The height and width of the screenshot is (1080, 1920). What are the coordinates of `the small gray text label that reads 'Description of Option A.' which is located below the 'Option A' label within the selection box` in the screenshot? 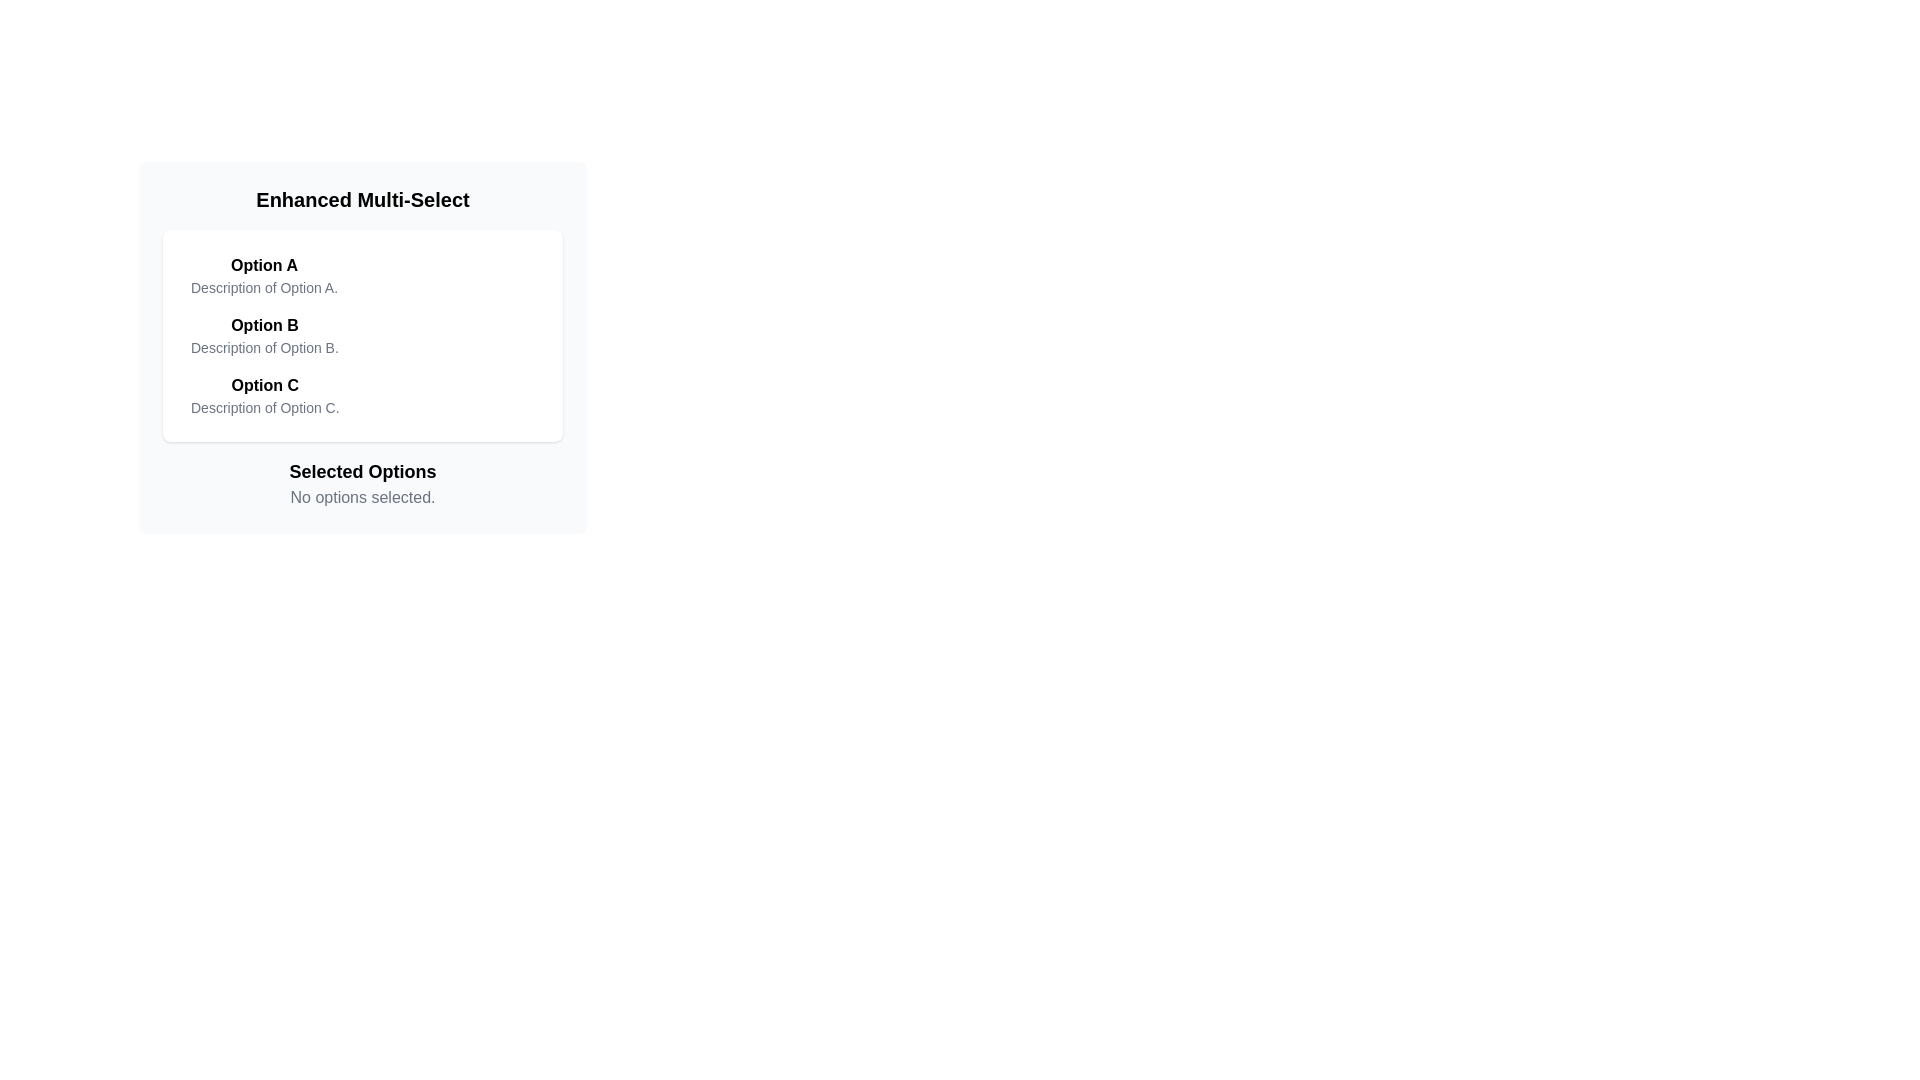 It's located at (263, 288).